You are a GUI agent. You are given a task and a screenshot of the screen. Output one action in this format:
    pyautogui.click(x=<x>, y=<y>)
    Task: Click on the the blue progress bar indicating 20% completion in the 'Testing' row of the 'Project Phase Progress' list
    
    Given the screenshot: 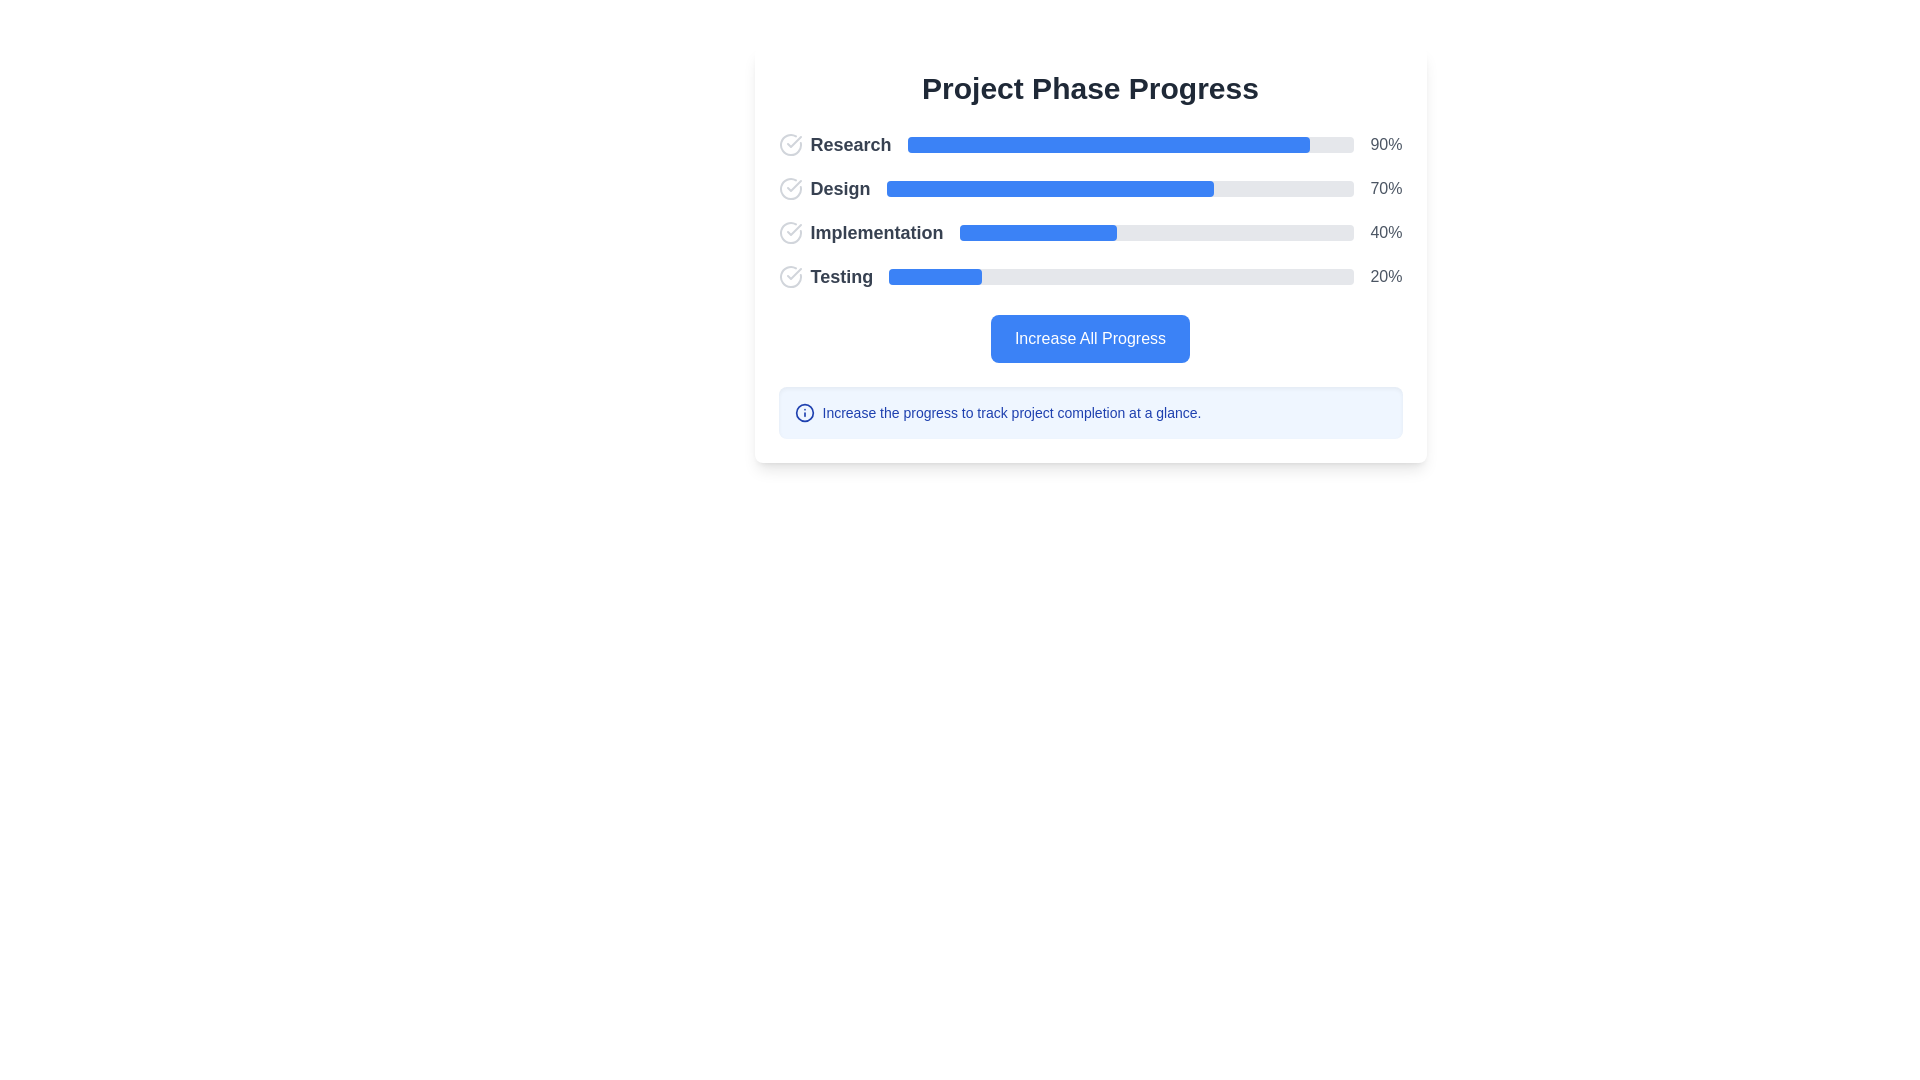 What is the action you would take?
    pyautogui.click(x=934, y=277)
    